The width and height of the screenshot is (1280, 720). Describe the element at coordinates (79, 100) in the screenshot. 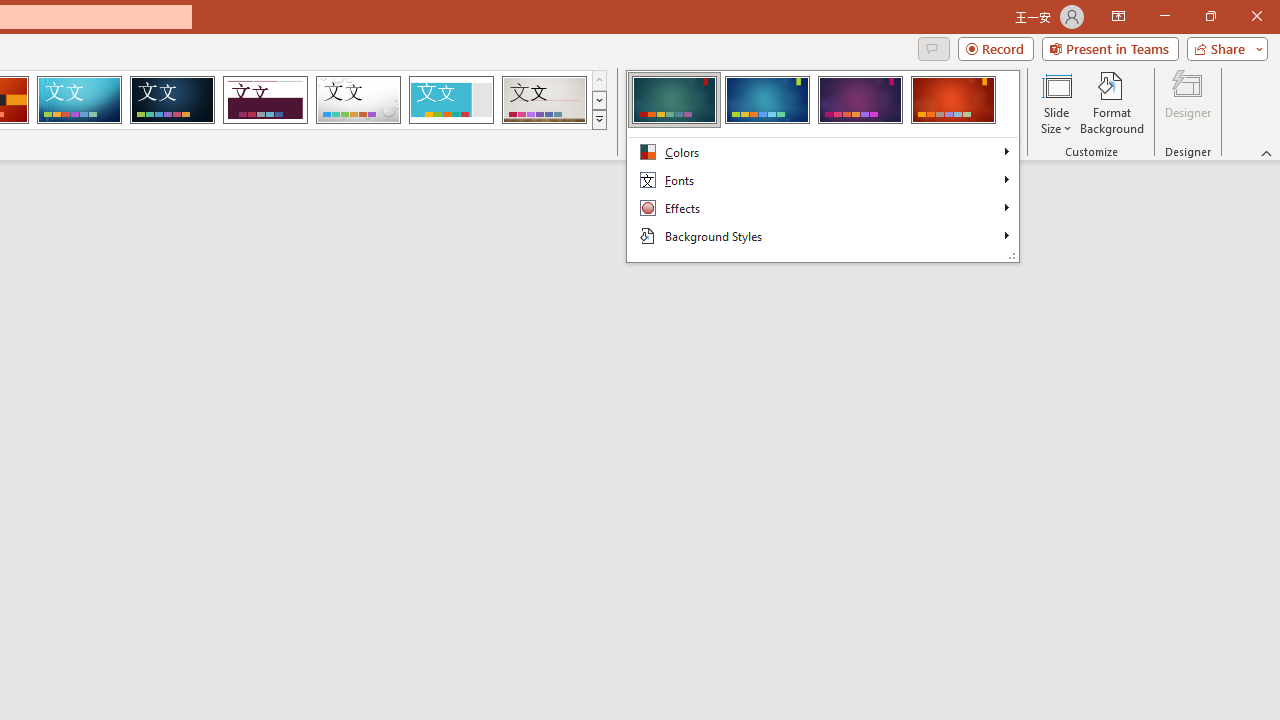

I see `'Circuit Loading Preview...'` at that location.